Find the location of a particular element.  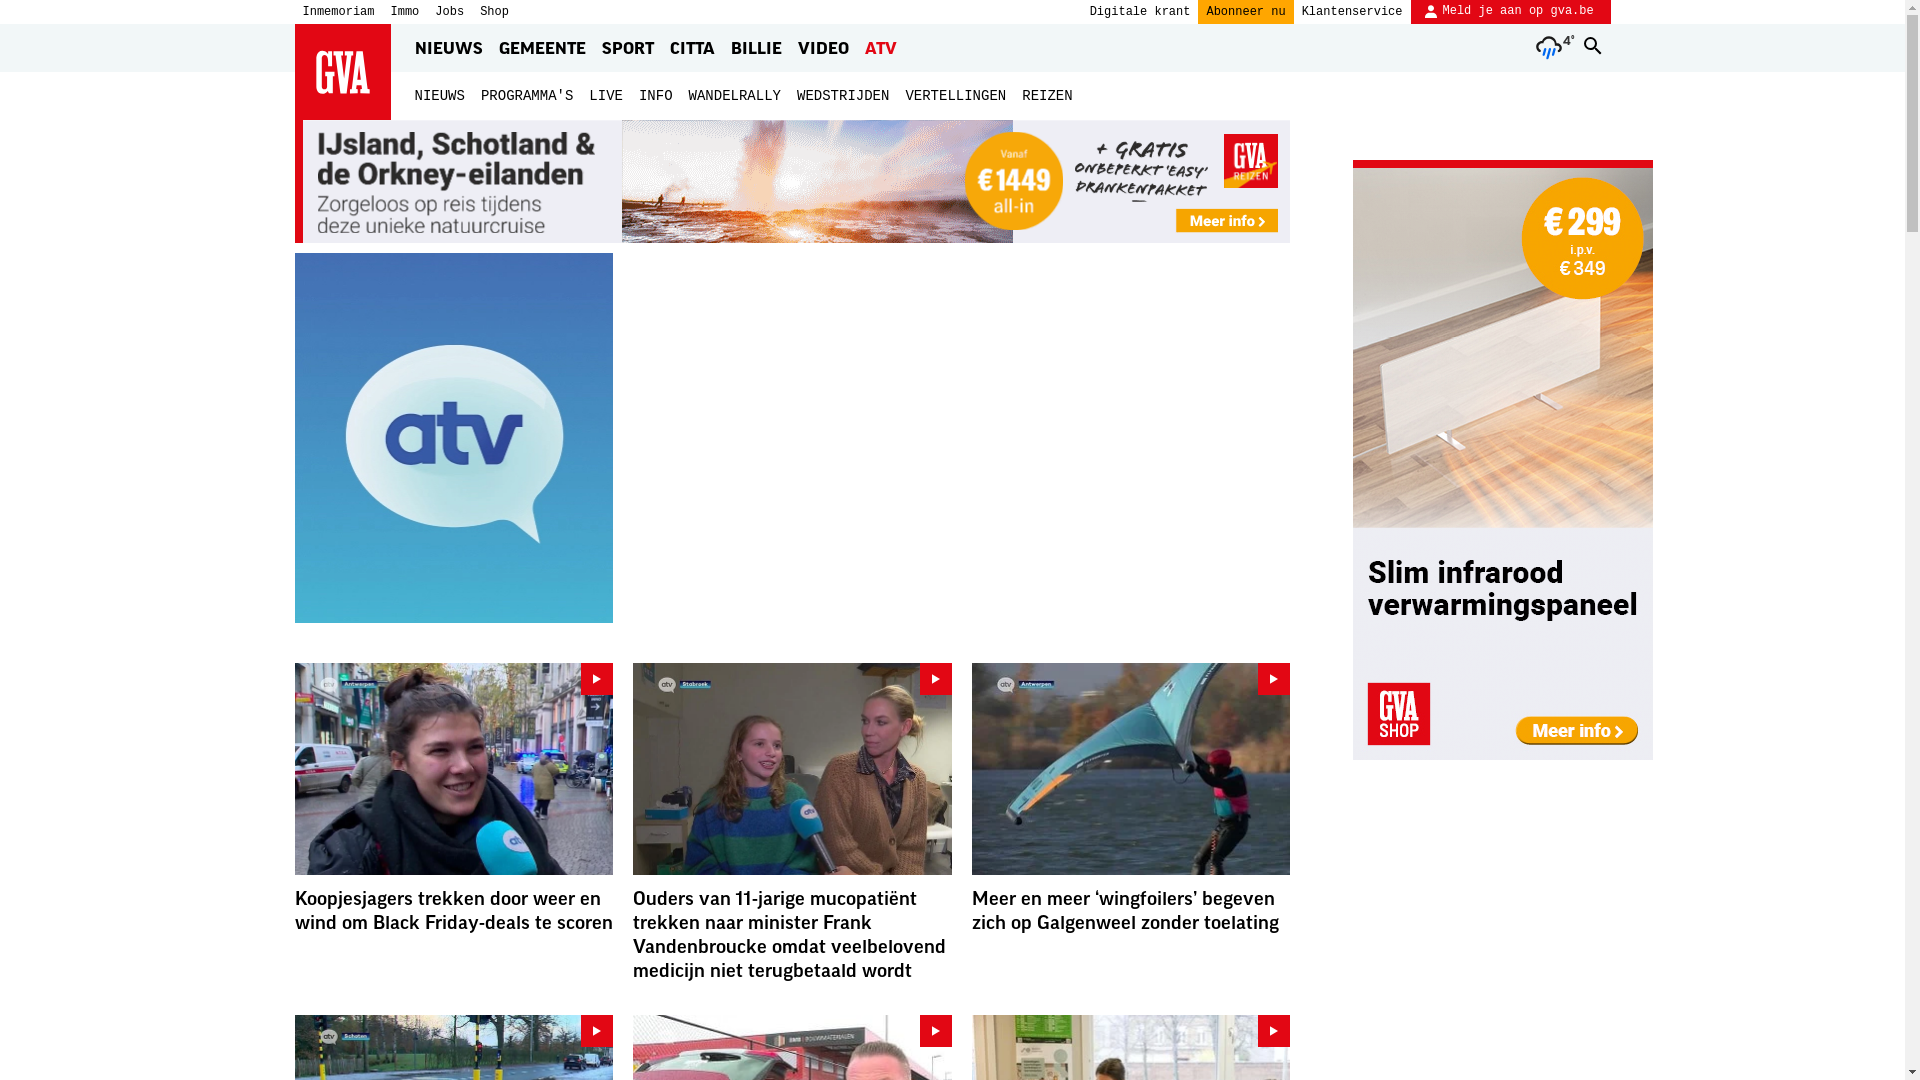

'Abonneer nu' is located at coordinates (1244, 11).